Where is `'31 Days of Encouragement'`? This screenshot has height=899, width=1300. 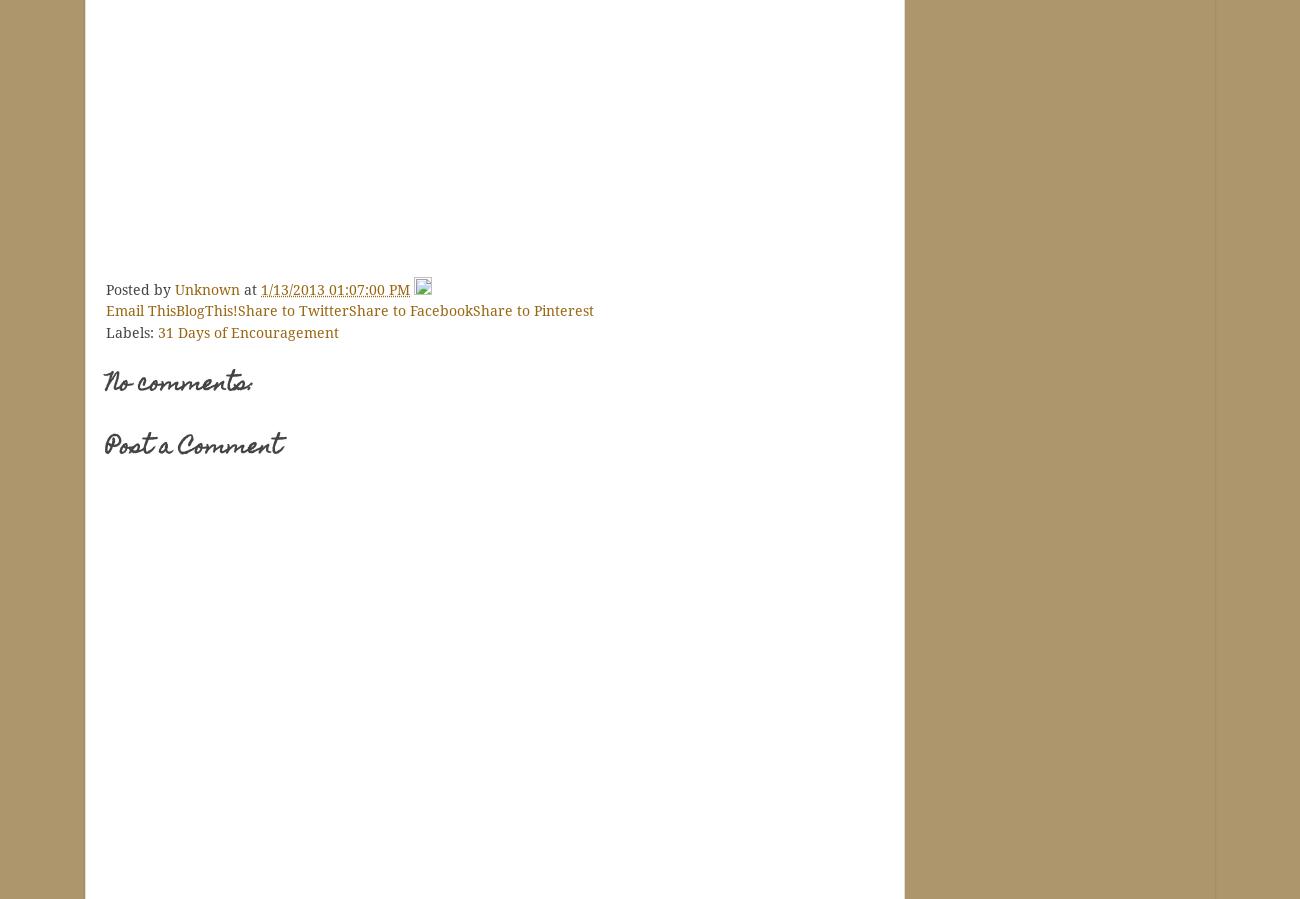
'31 Days of Encouragement' is located at coordinates (247, 331).